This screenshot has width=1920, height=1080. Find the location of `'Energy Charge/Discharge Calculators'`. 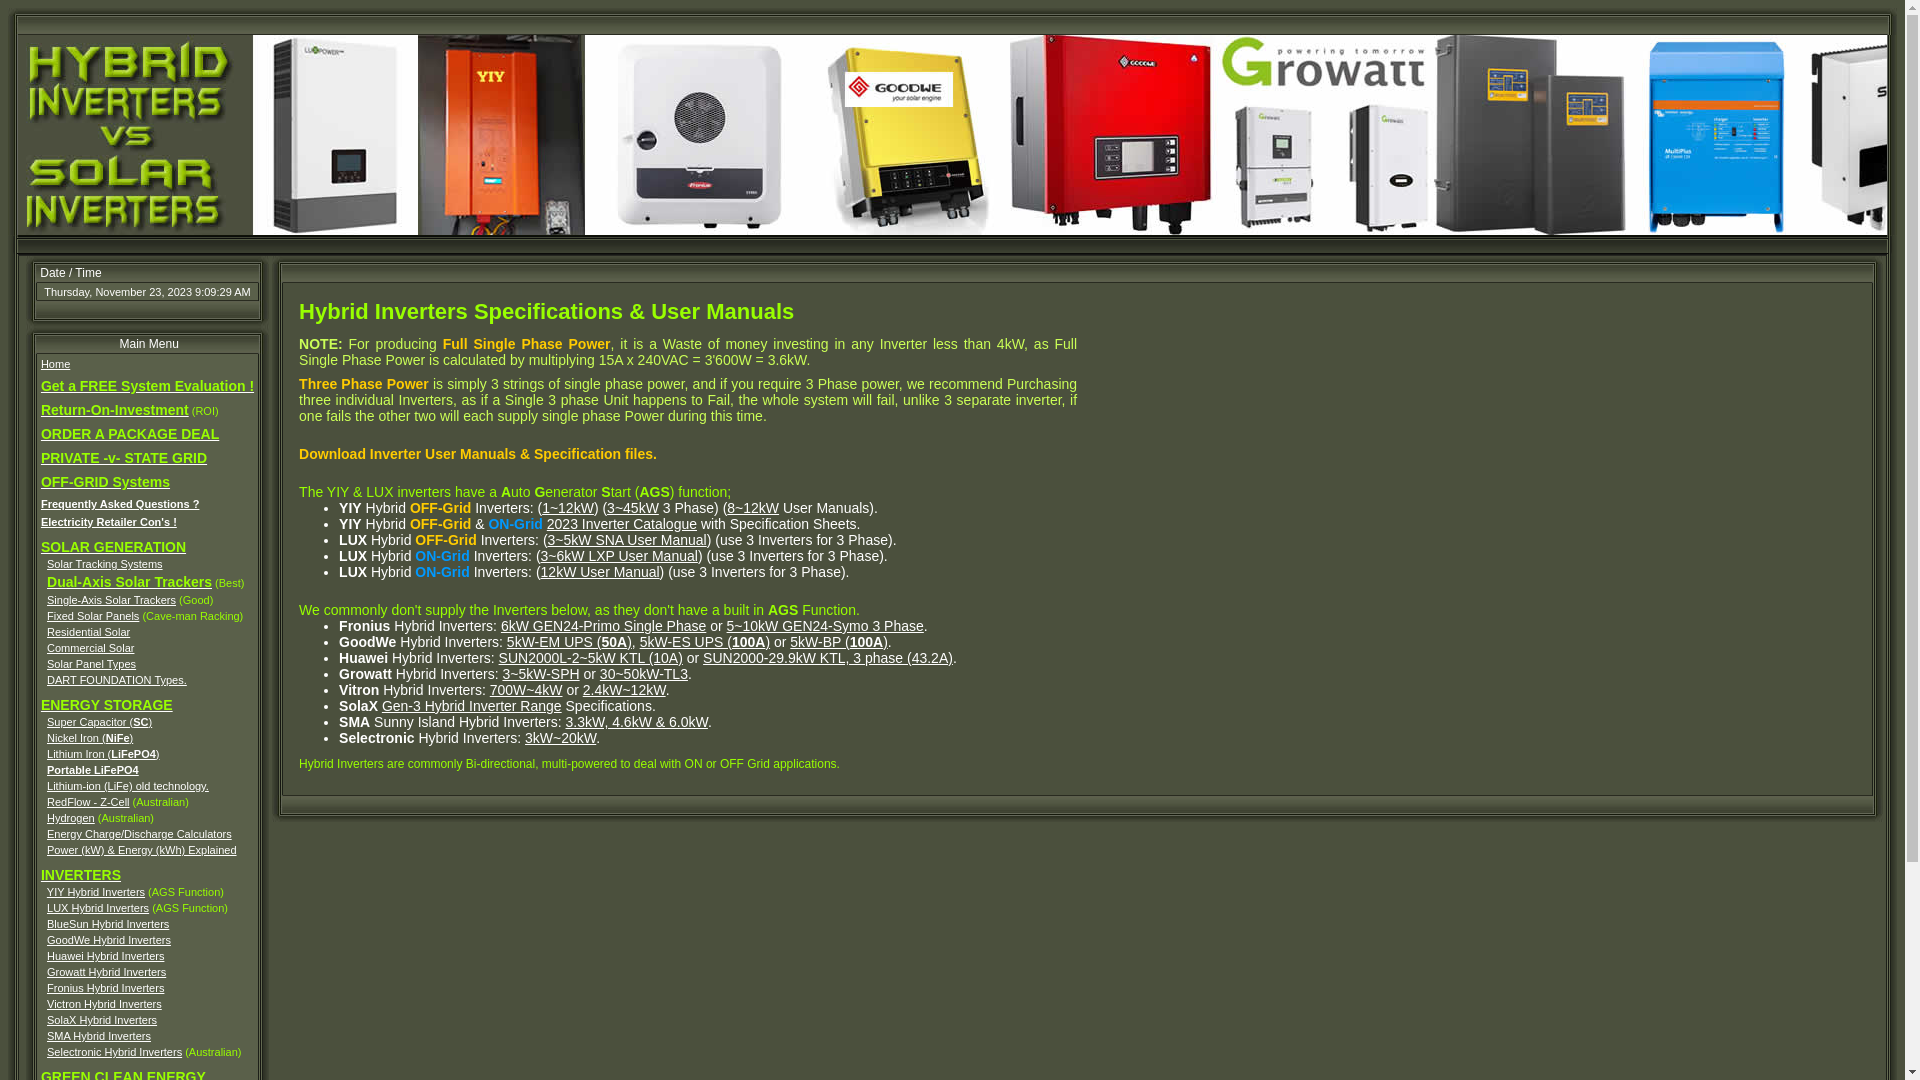

'Energy Charge/Discharge Calculators' is located at coordinates (138, 833).